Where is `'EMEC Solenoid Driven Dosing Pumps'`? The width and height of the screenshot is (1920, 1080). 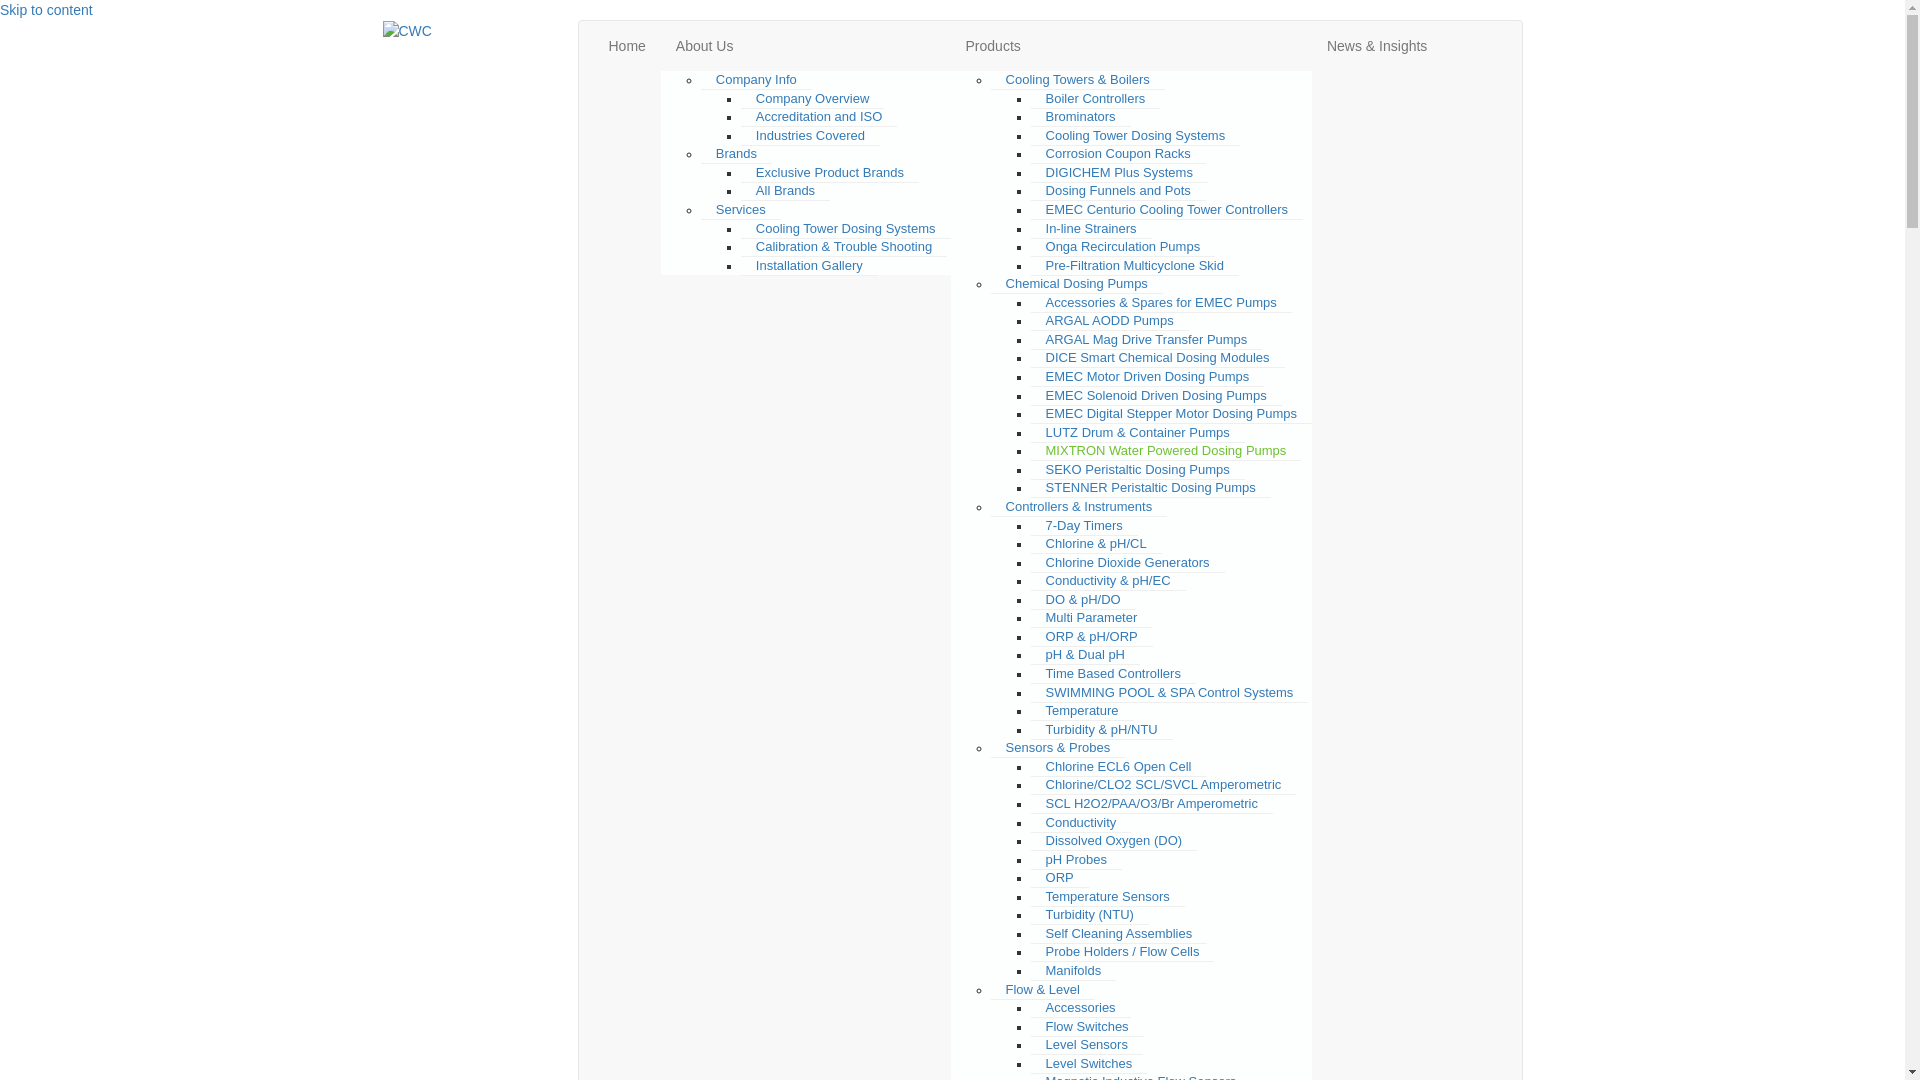 'EMEC Solenoid Driven Dosing Pumps' is located at coordinates (1156, 396).